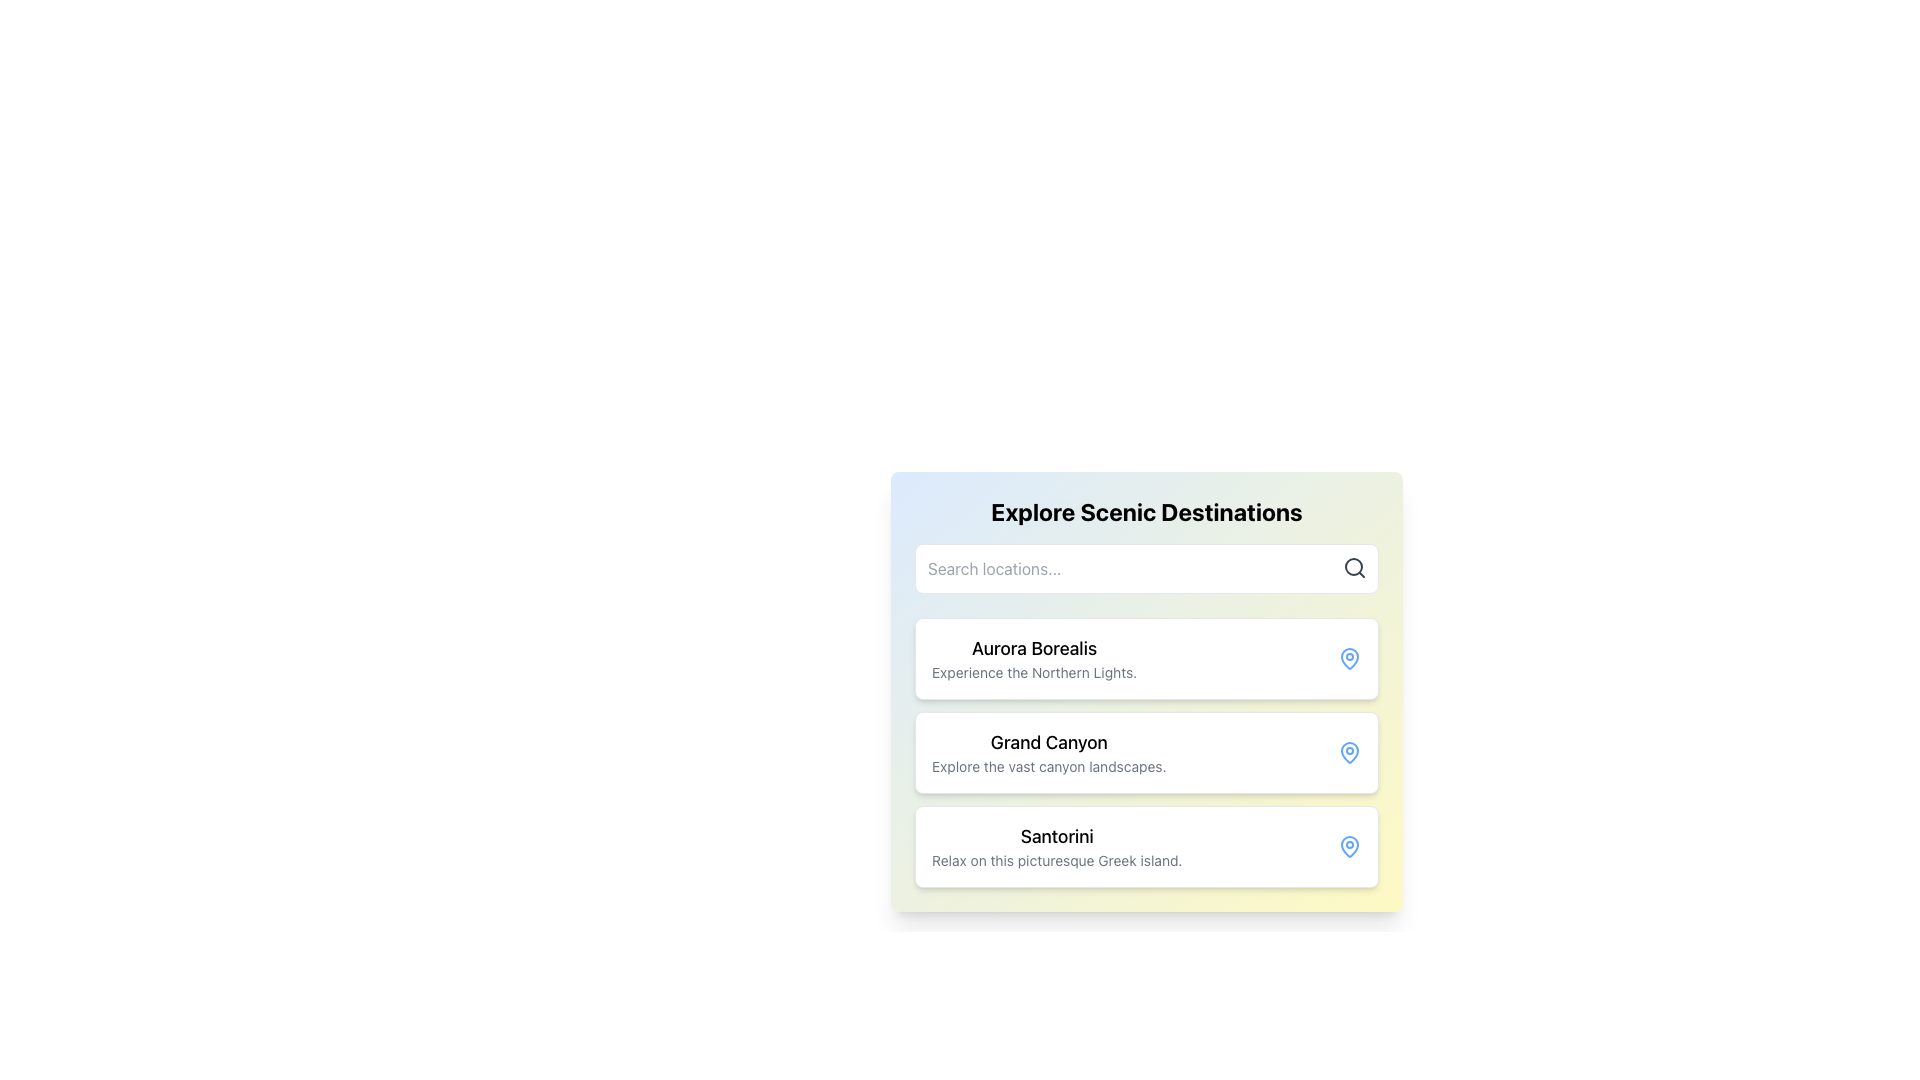  Describe the element at coordinates (1147, 659) in the screenshot. I see `the Aurora Borealis destination card, which is the top card` at that location.